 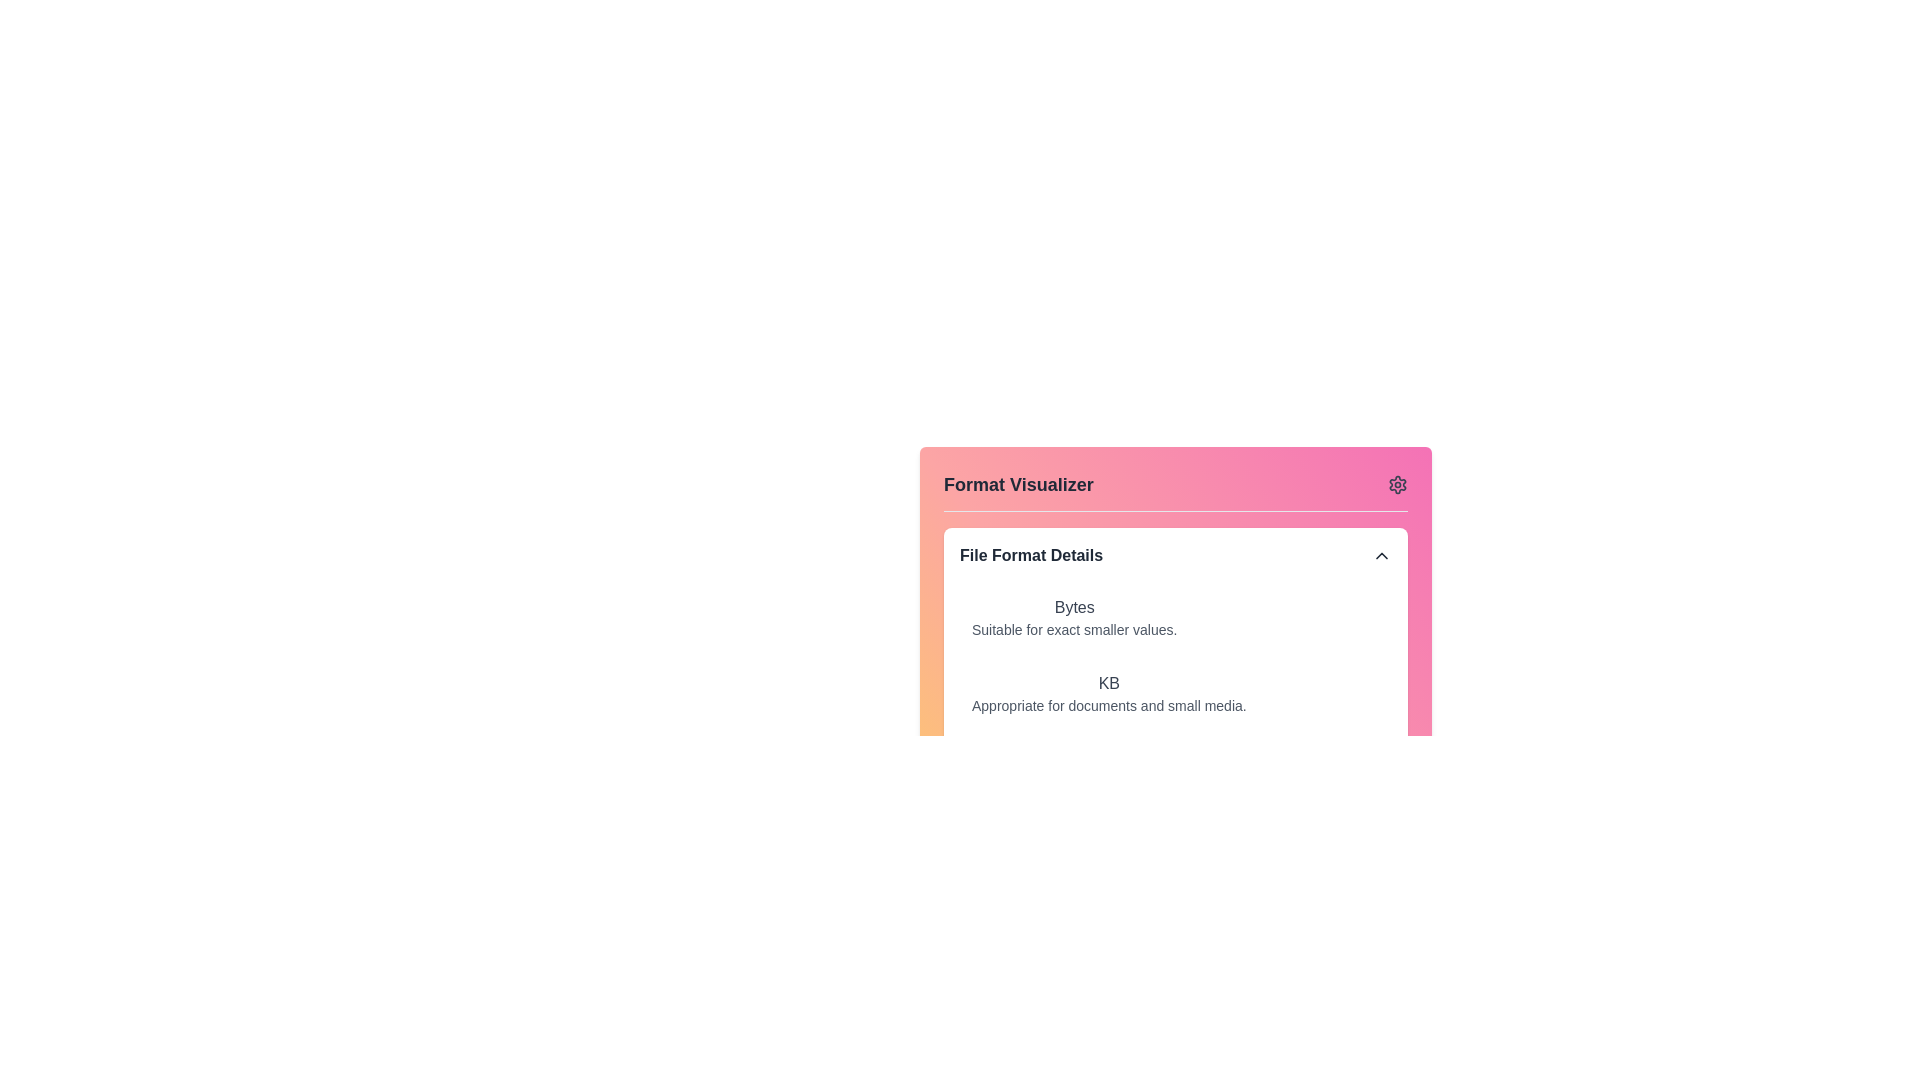 What do you see at coordinates (1396, 485) in the screenshot?
I see `the gear icon button located at the top-right corner of the 'Format Visualizer' header section` at bounding box center [1396, 485].